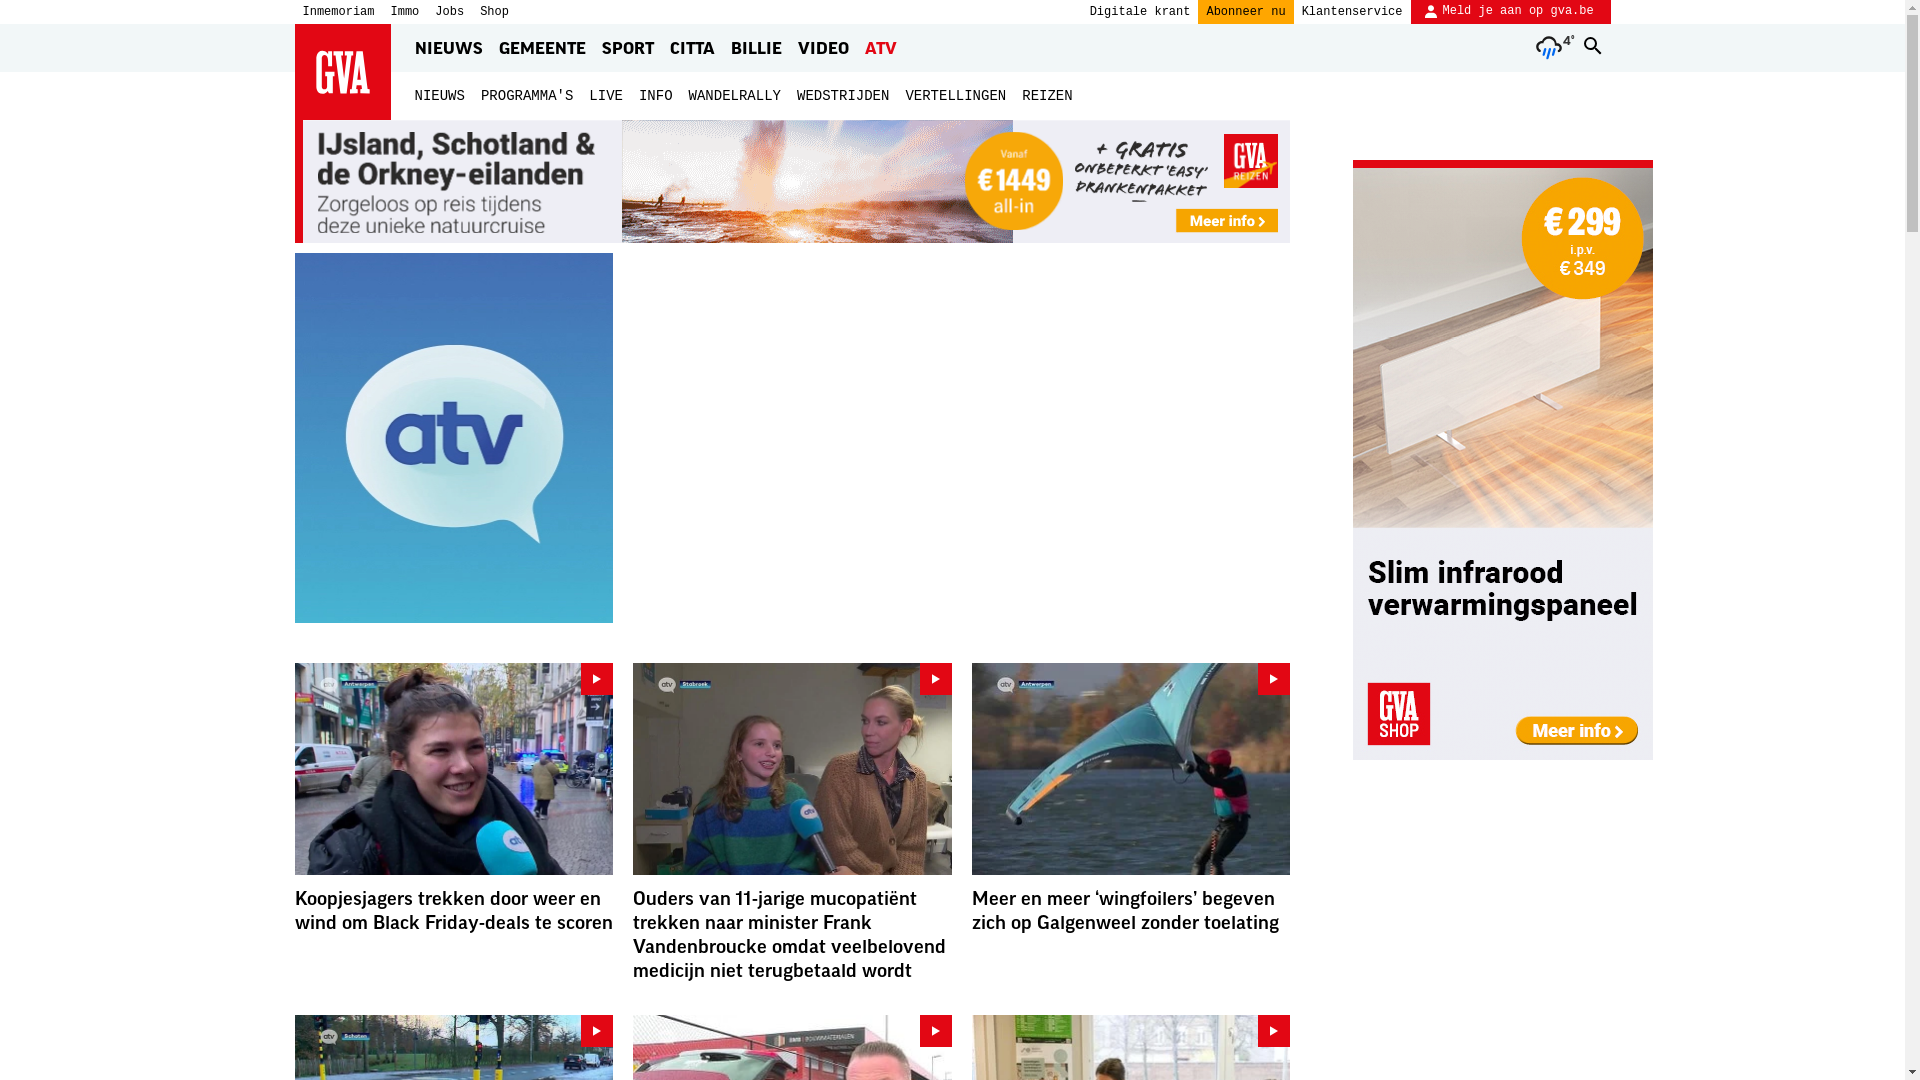 The height and width of the screenshot is (1080, 1920). What do you see at coordinates (1140, 11) in the screenshot?
I see `'Digitale krant'` at bounding box center [1140, 11].